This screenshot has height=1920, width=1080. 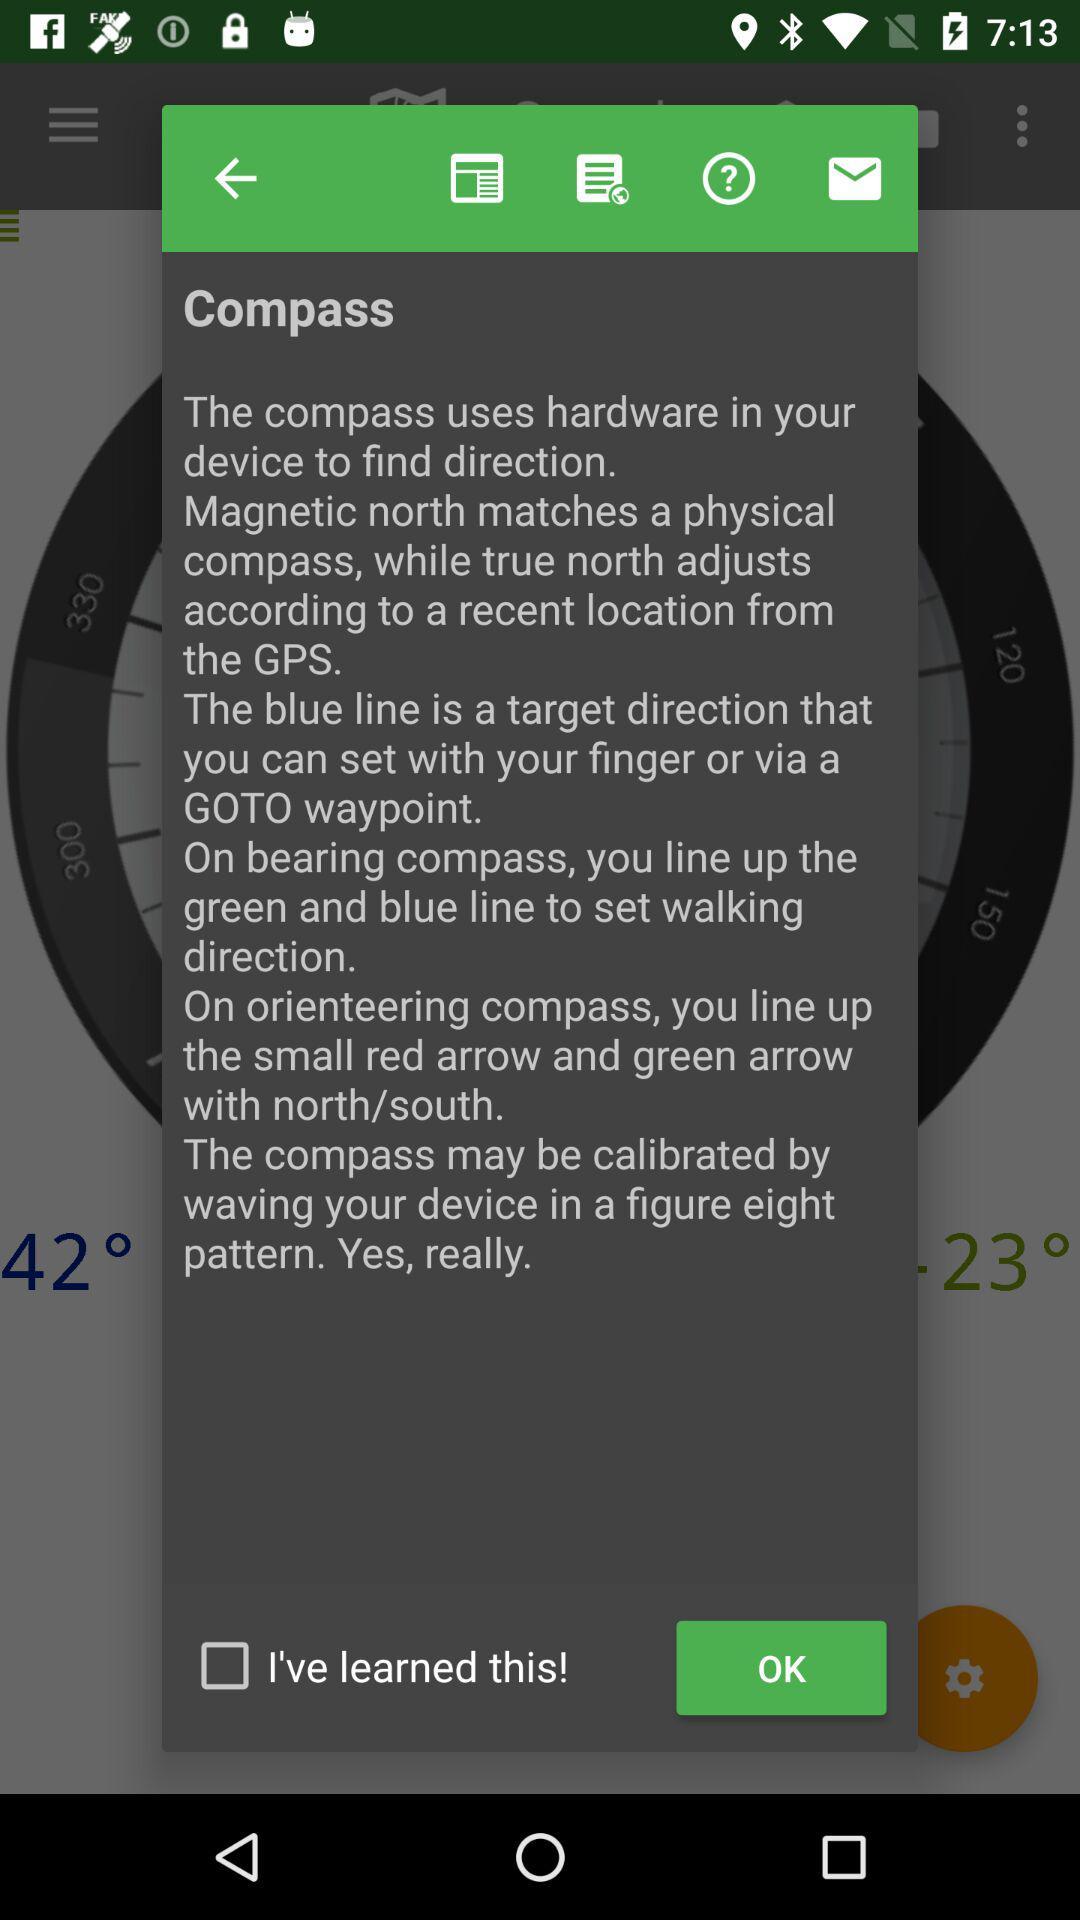 What do you see at coordinates (234, 178) in the screenshot?
I see `icon above compass the compass icon` at bounding box center [234, 178].